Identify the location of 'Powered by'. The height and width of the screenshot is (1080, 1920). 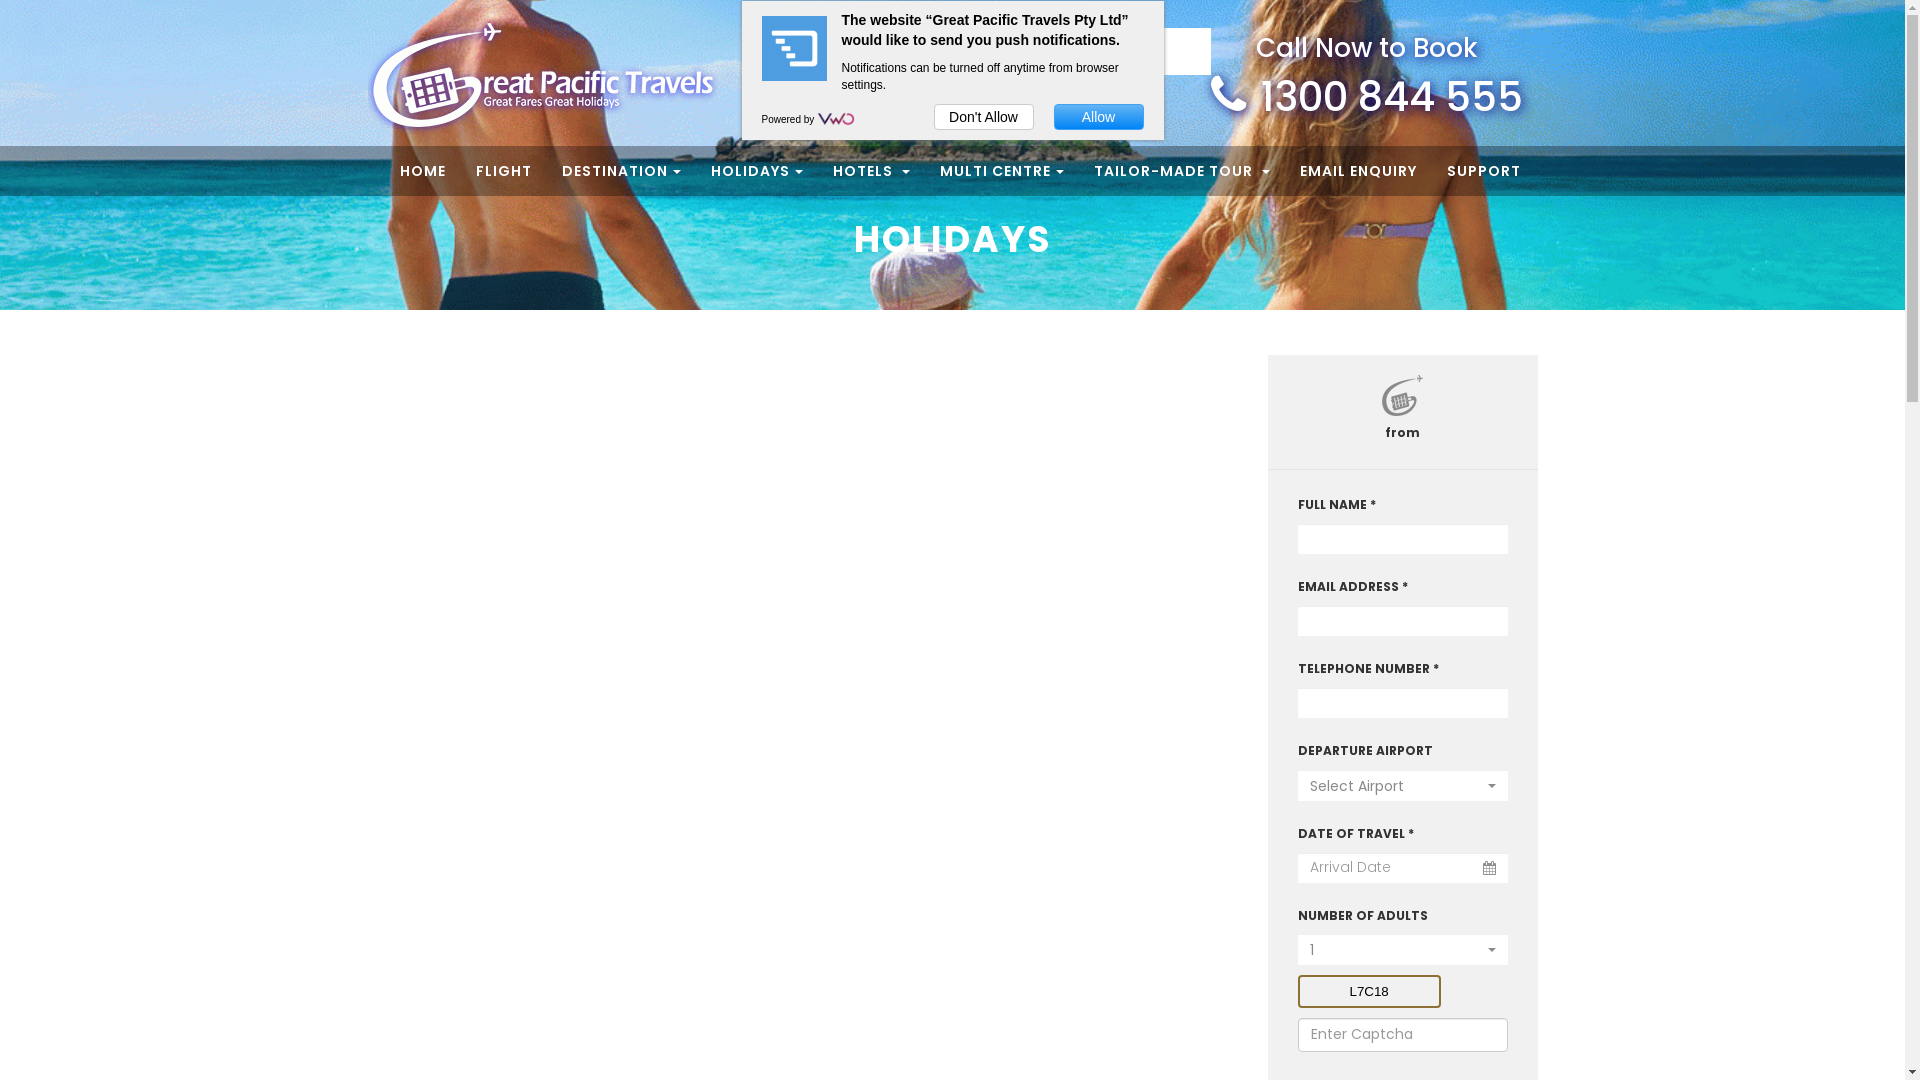
(789, 119).